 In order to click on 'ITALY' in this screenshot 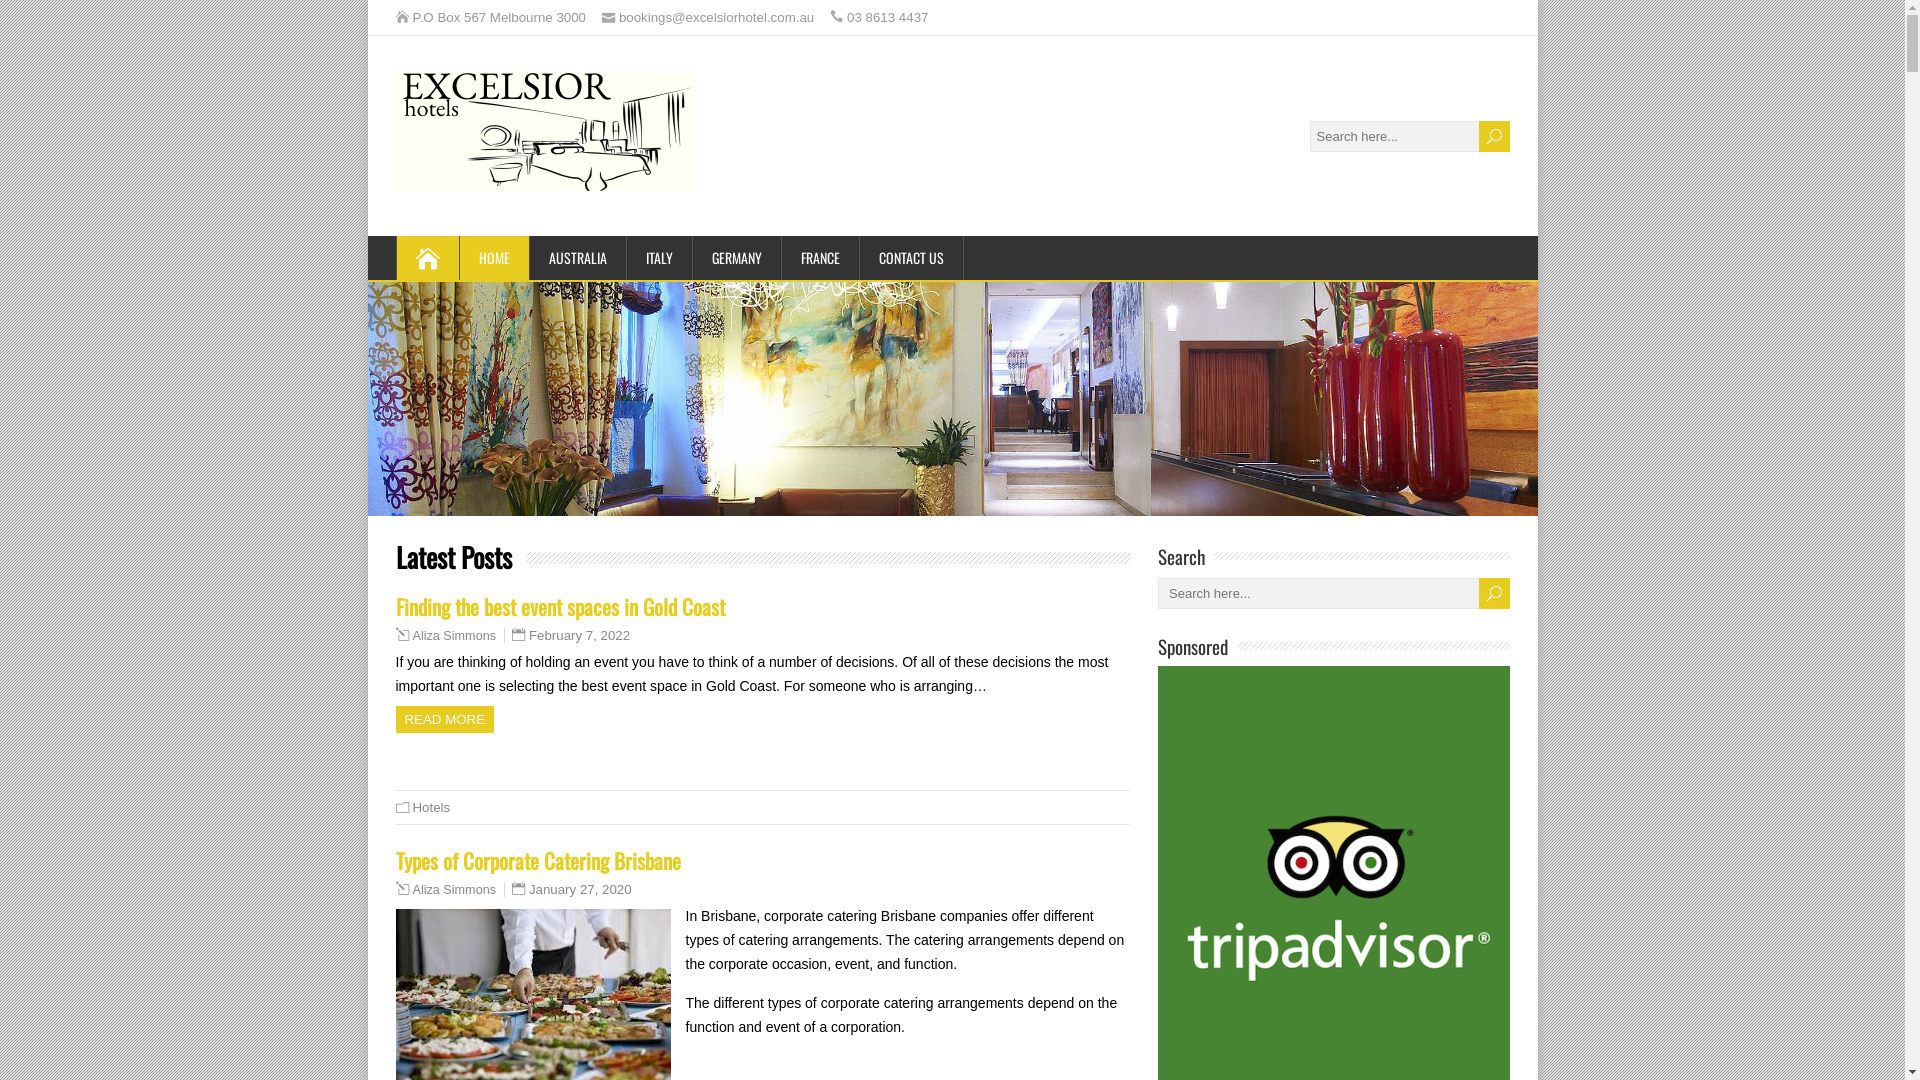, I will do `click(658, 257)`.